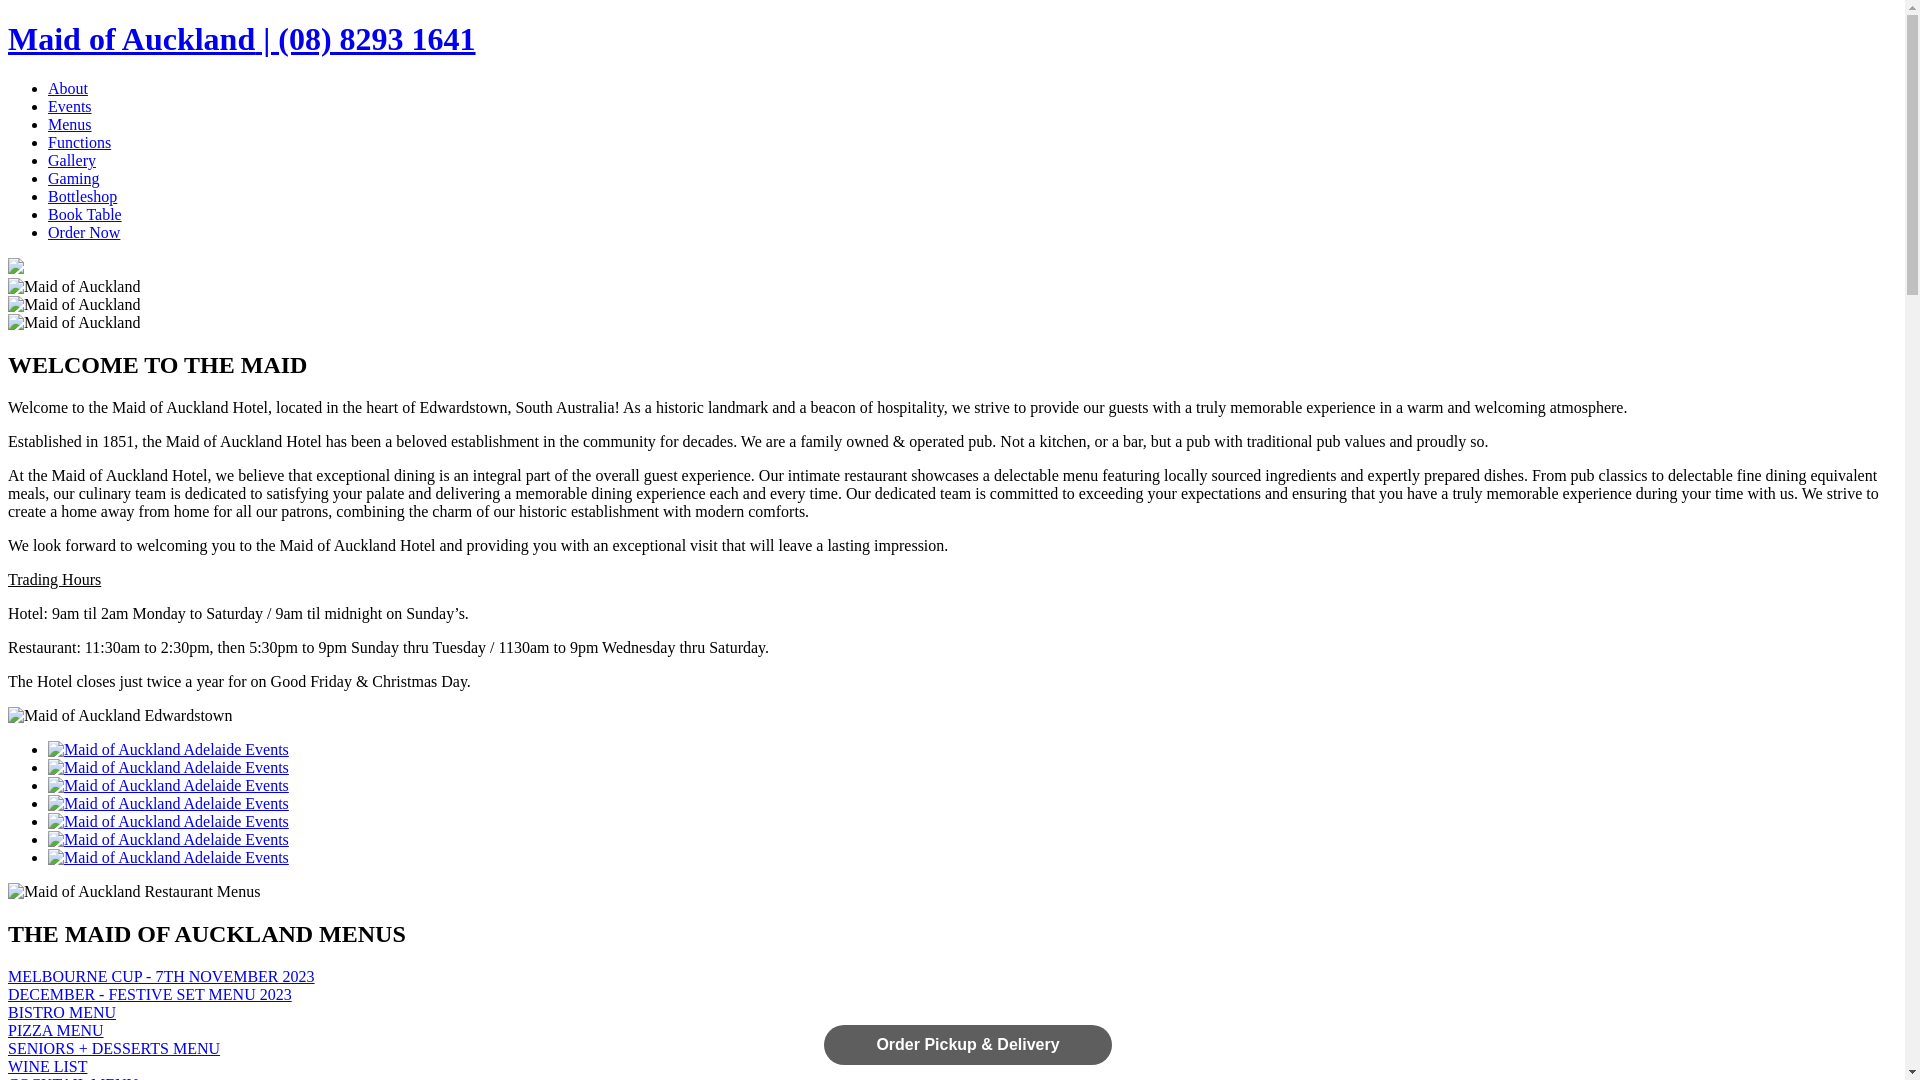 Image resolution: width=1920 pixels, height=1080 pixels. What do you see at coordinates (951, 995) in the screenshot?
I see `'DECEMBER - FESTIVE SET MENU 2023'` at bounding box center [951, 995].